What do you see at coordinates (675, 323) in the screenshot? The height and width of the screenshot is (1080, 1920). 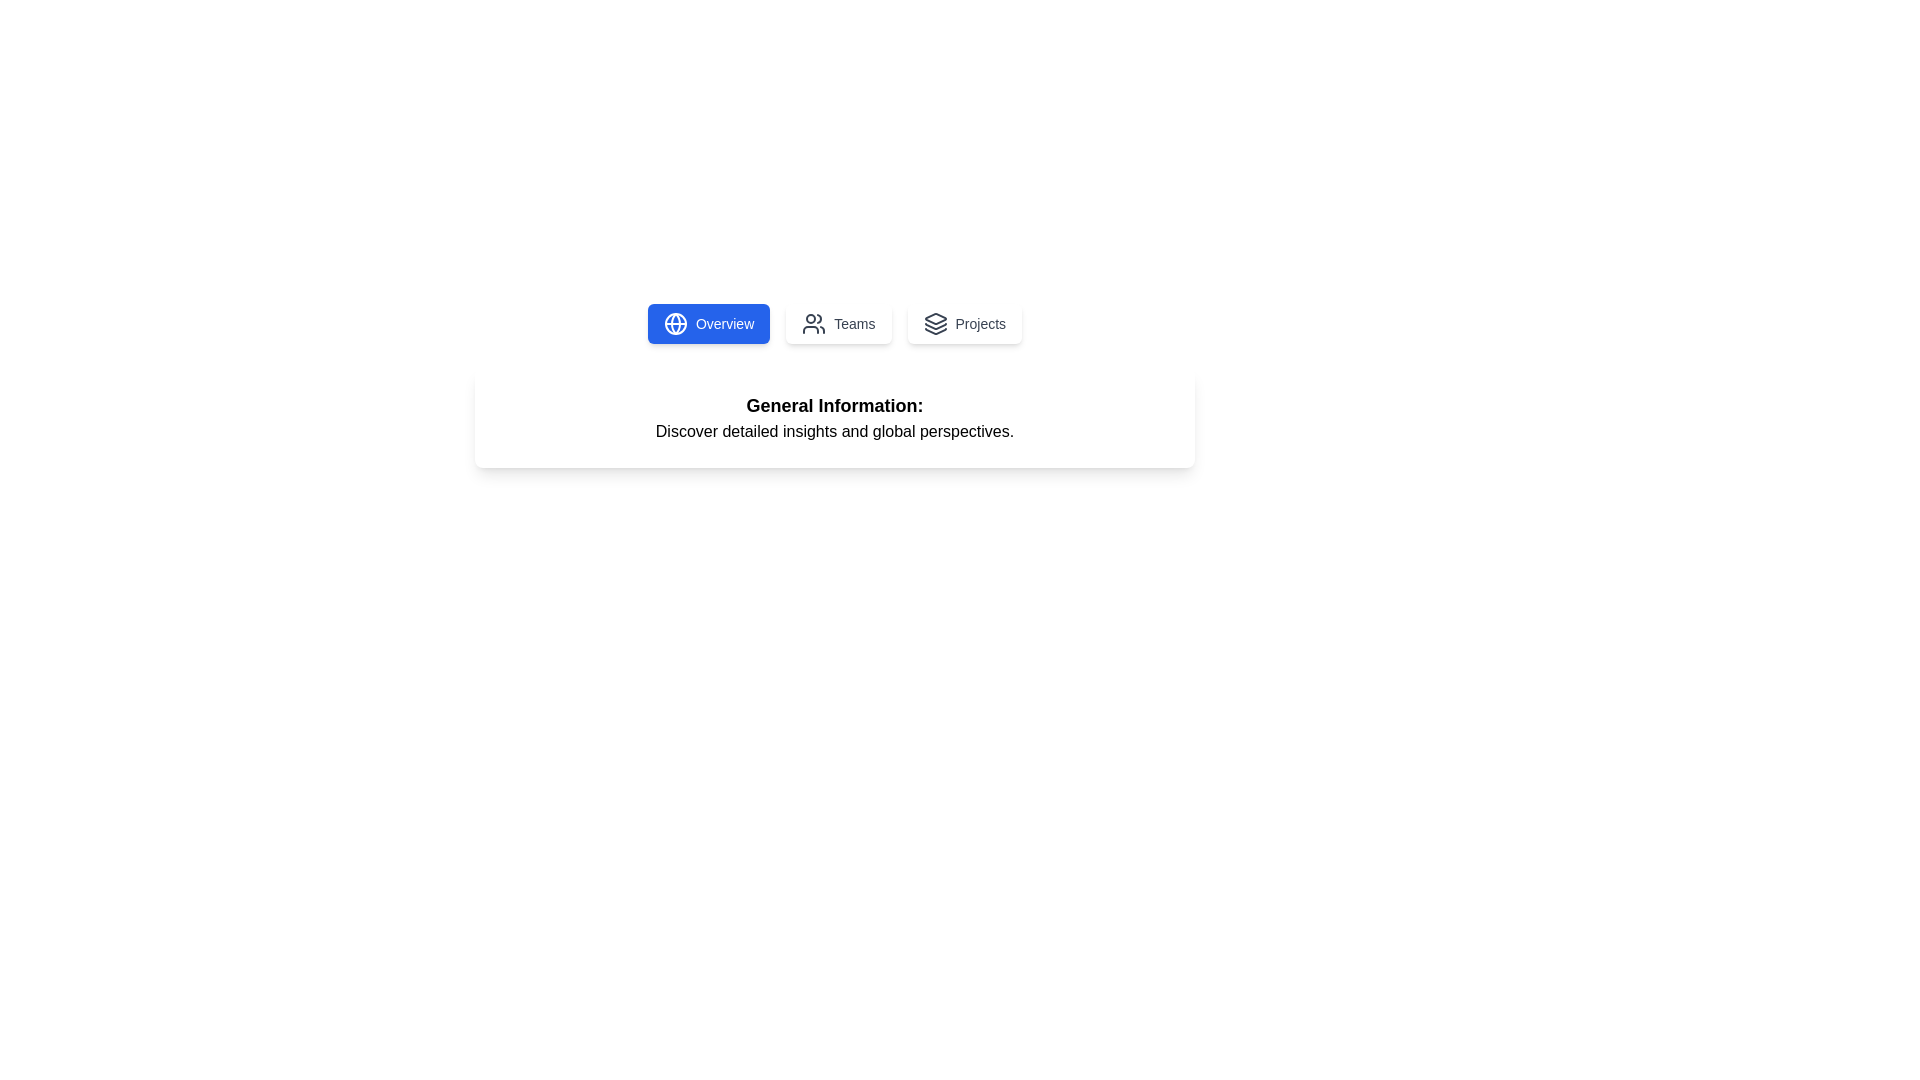 I see `the globe icon located to the left of the 'Overview' text in the upper-left side toolbar` at bounding box center [675, 323].